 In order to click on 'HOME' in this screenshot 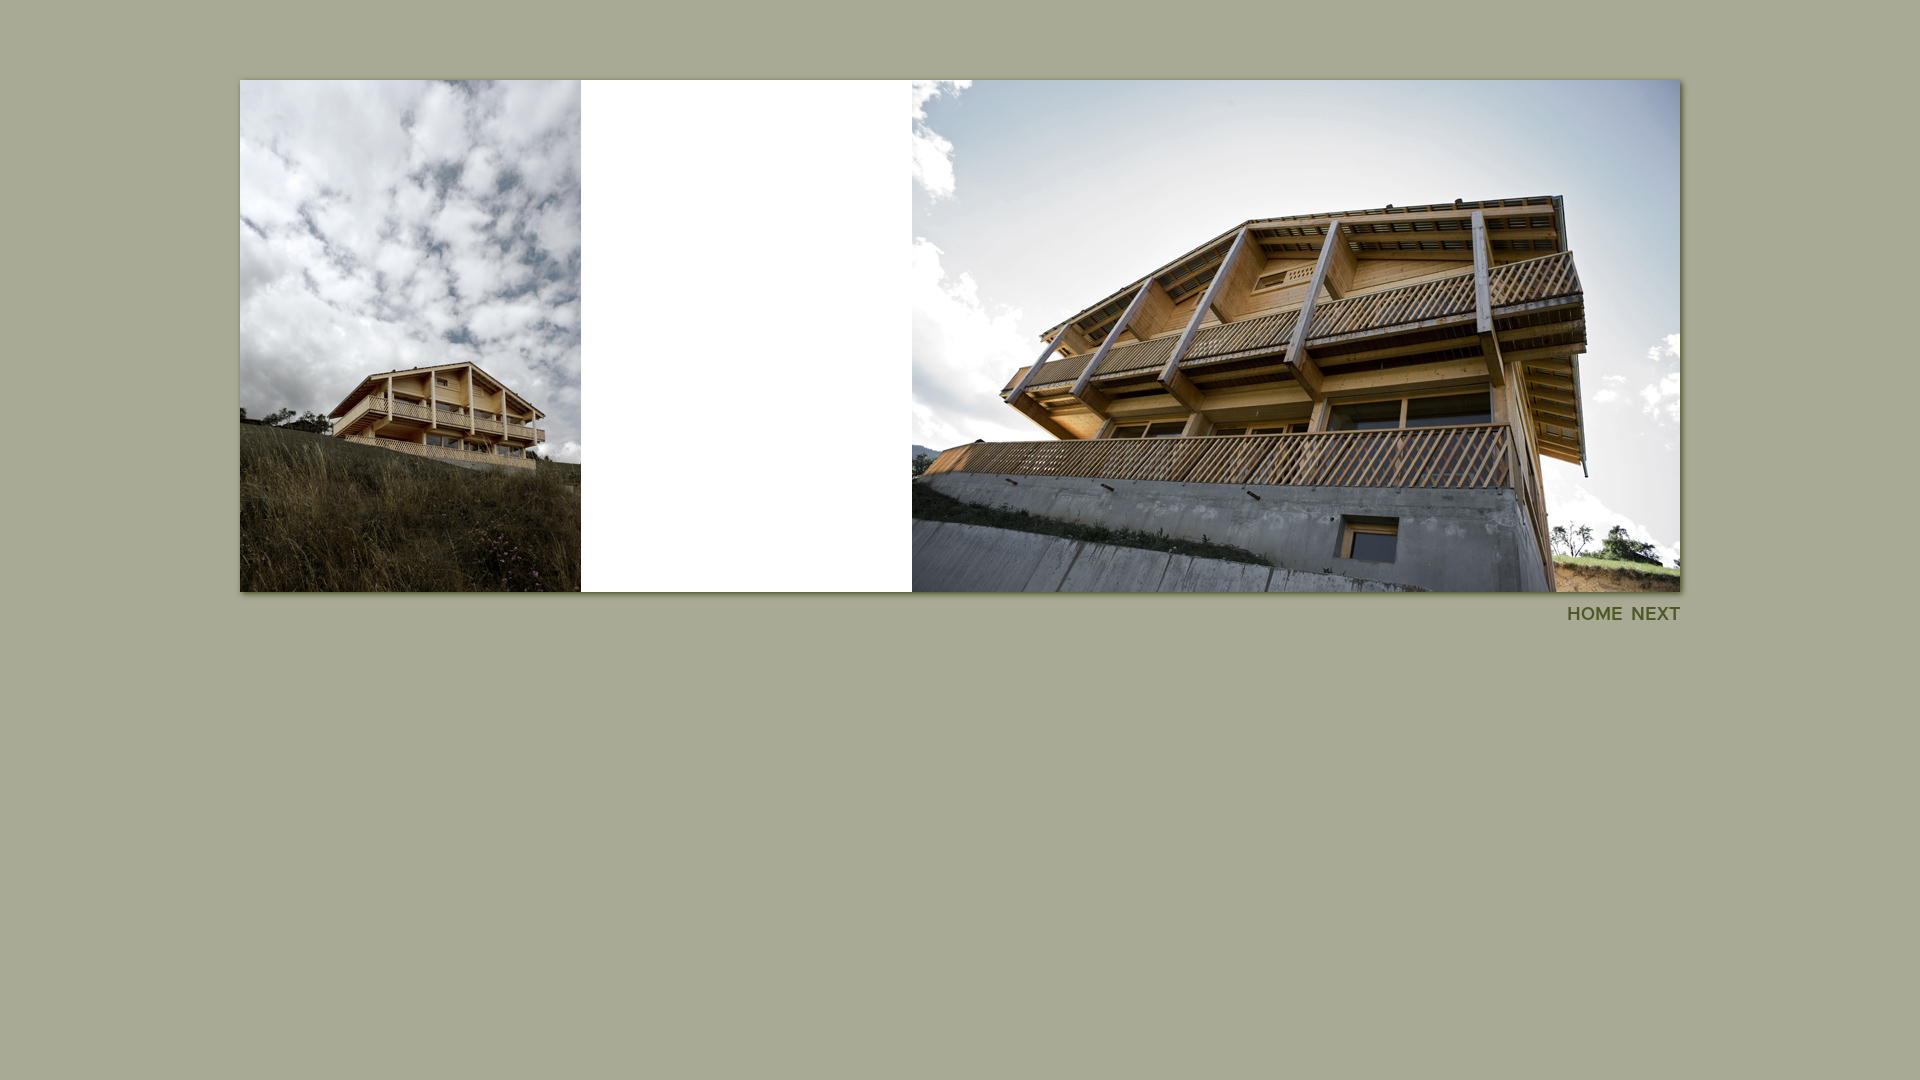, I will do `click(1593, 613)`.